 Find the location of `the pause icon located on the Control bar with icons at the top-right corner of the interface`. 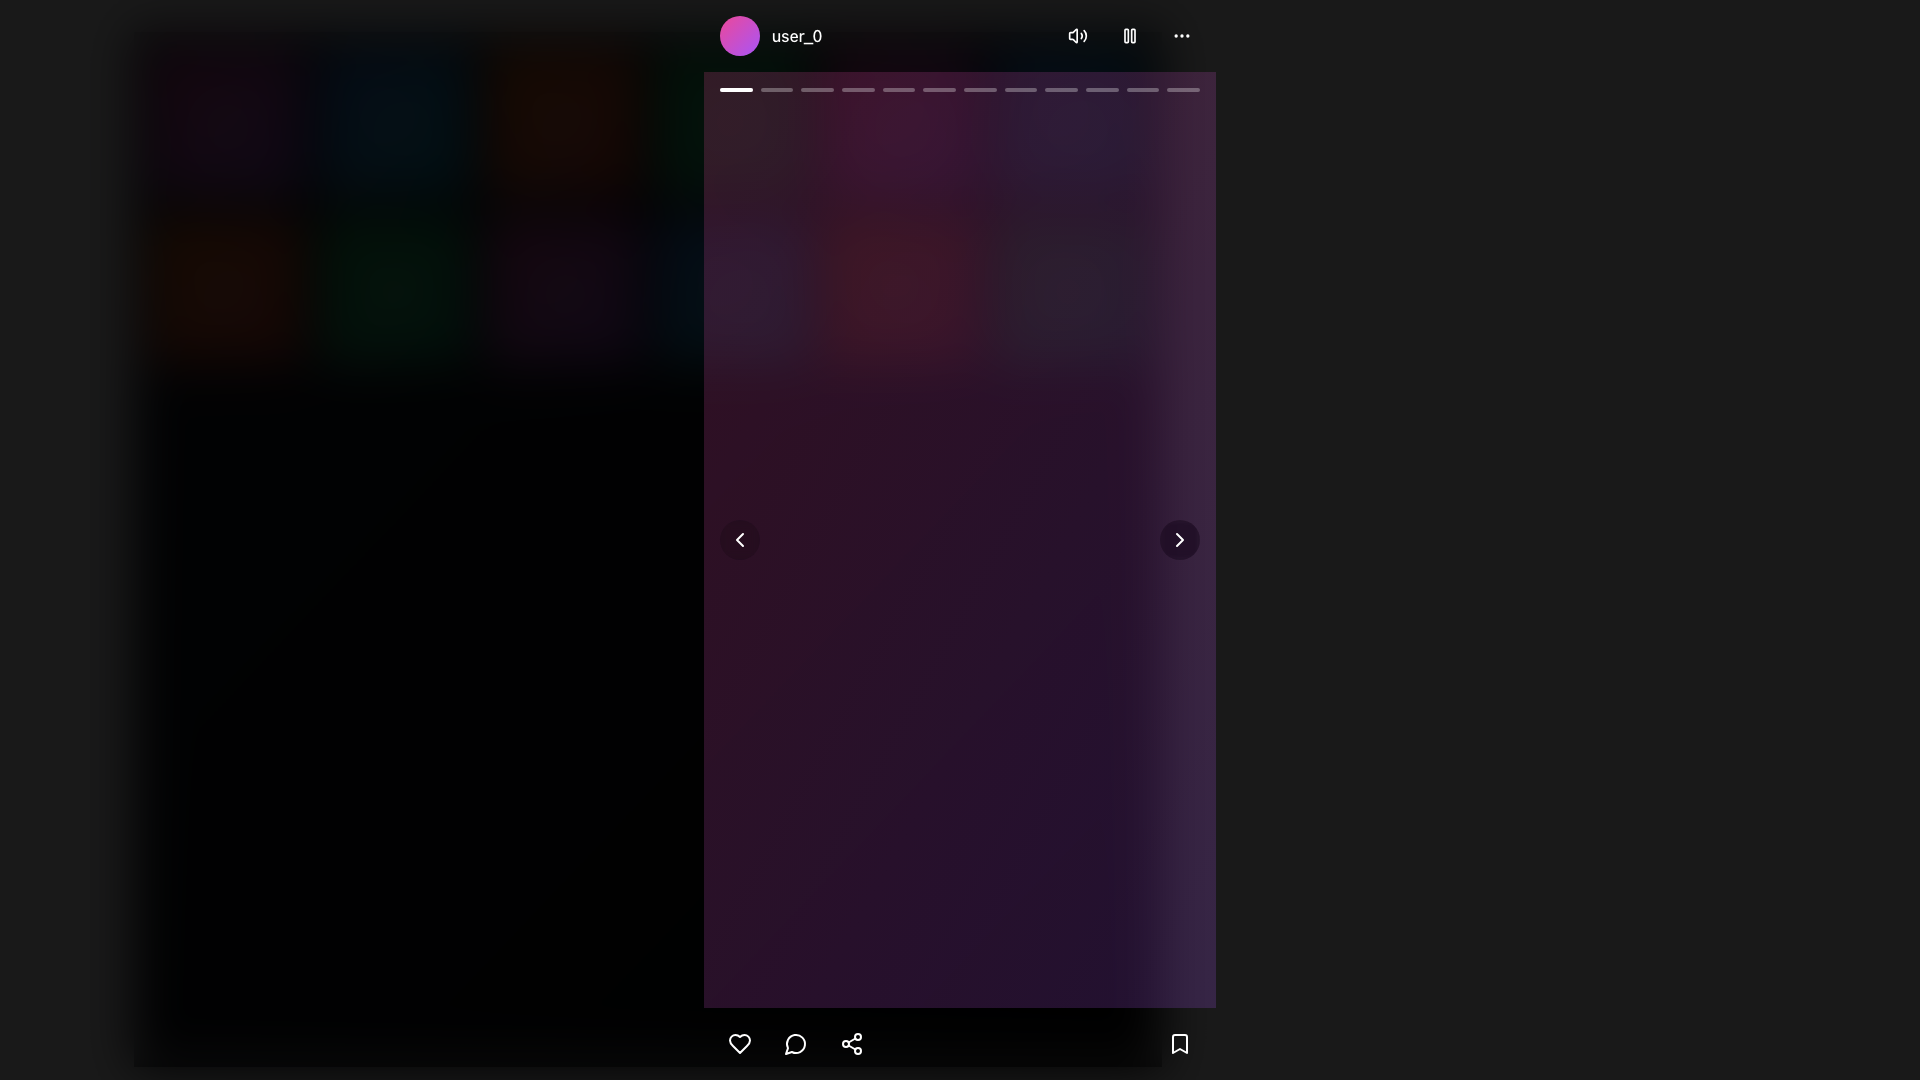

the pause icon located on the Control bar with icons at the top-right corner of the interface is located at coordinates (1129, 35).